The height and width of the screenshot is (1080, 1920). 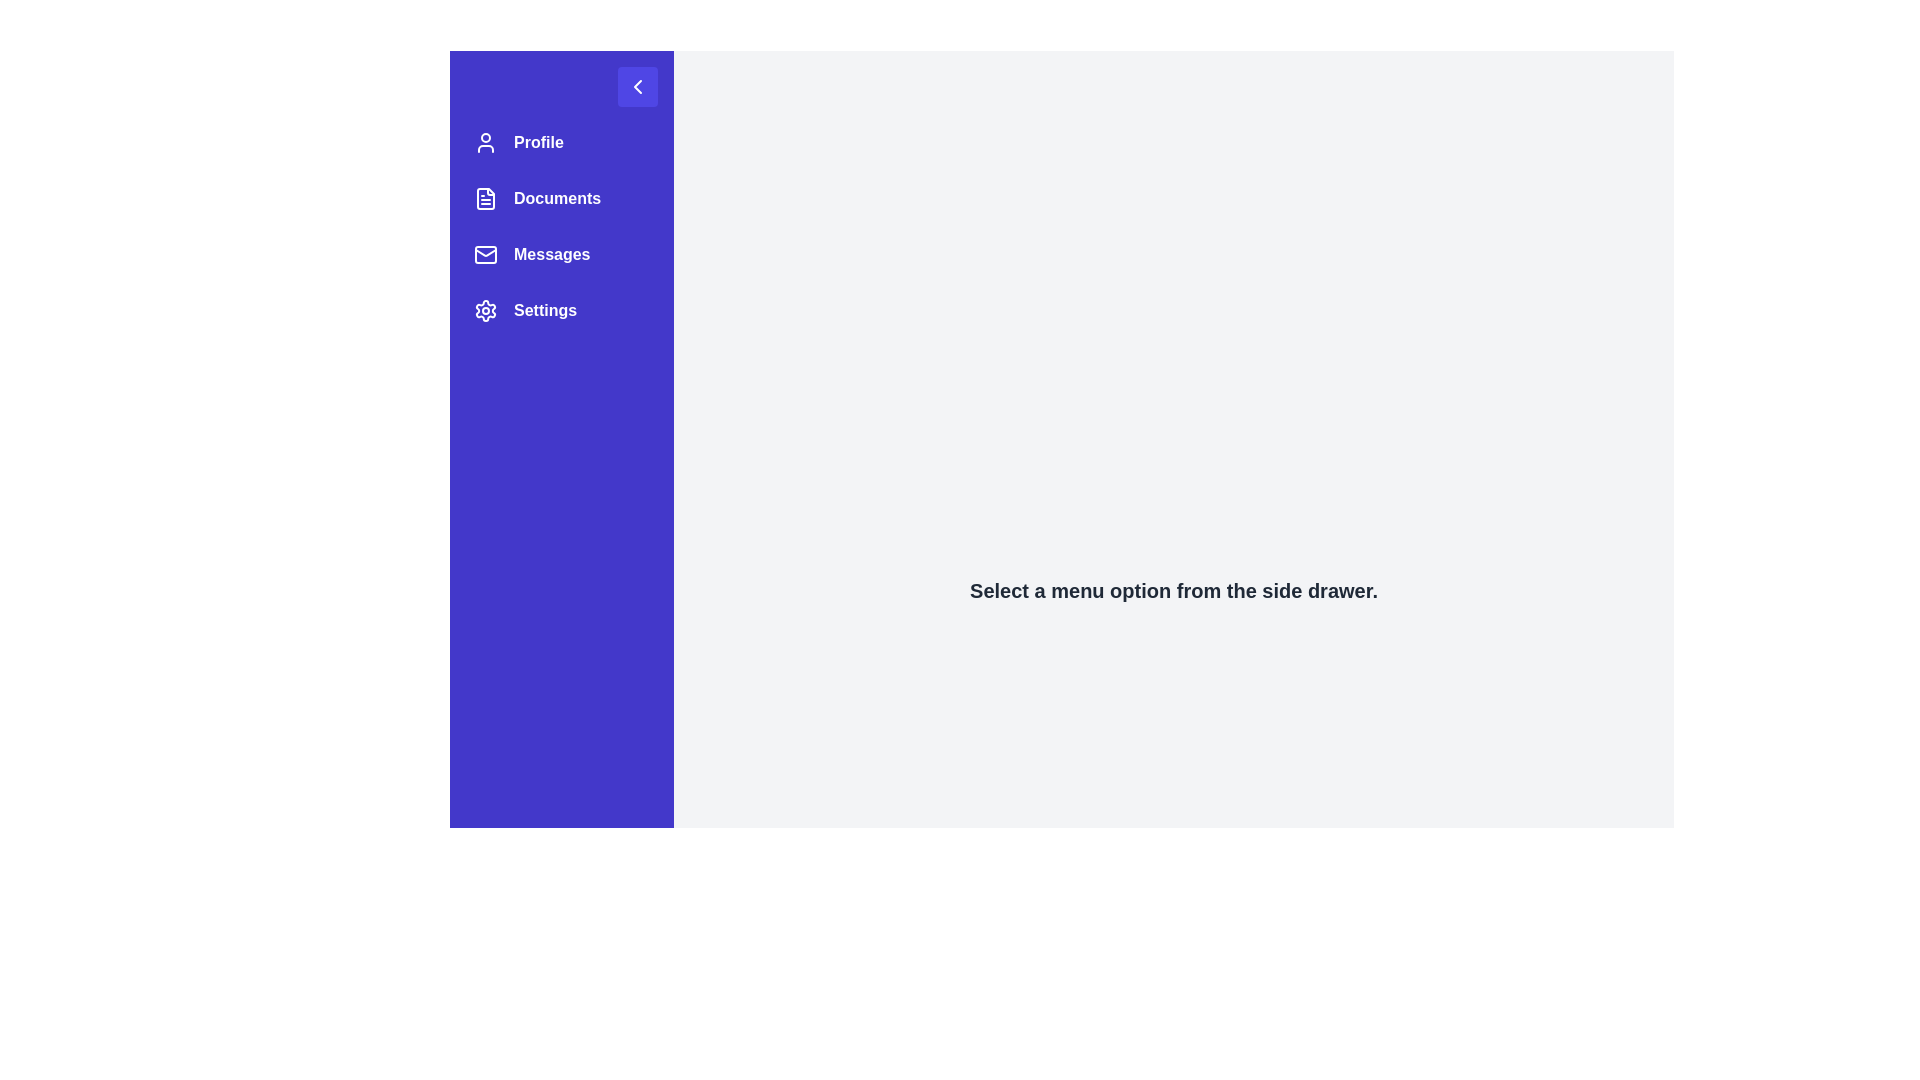 What do you see at coordinates (637, 86) in the screenshot?
I see `the left-facing arrow icon button located in the top-left portion of the interface within the purple sidebar` at bounding box center [637, 86].